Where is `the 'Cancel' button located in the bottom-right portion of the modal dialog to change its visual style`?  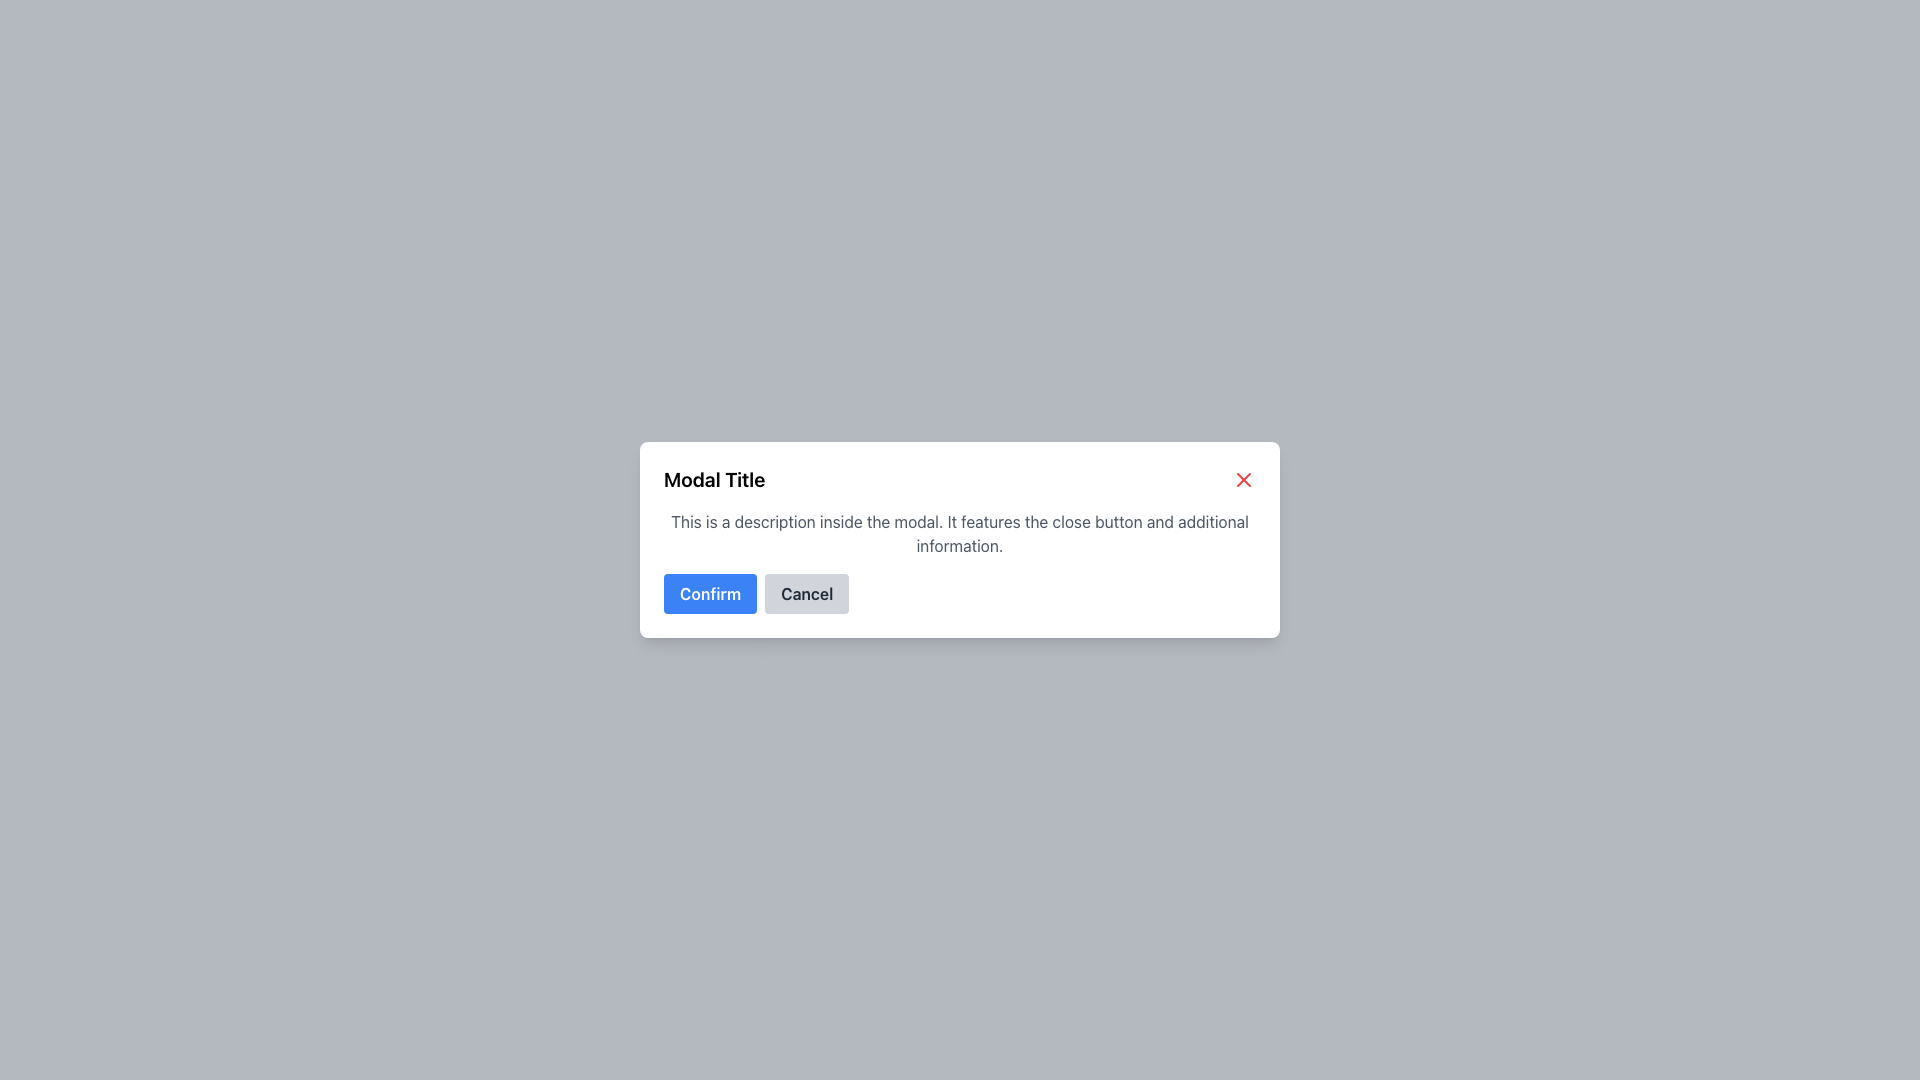 the 'Cancel' button located in the bottom-right portion of the modal dialog to change its visual style is located at coordinates (807, 593).